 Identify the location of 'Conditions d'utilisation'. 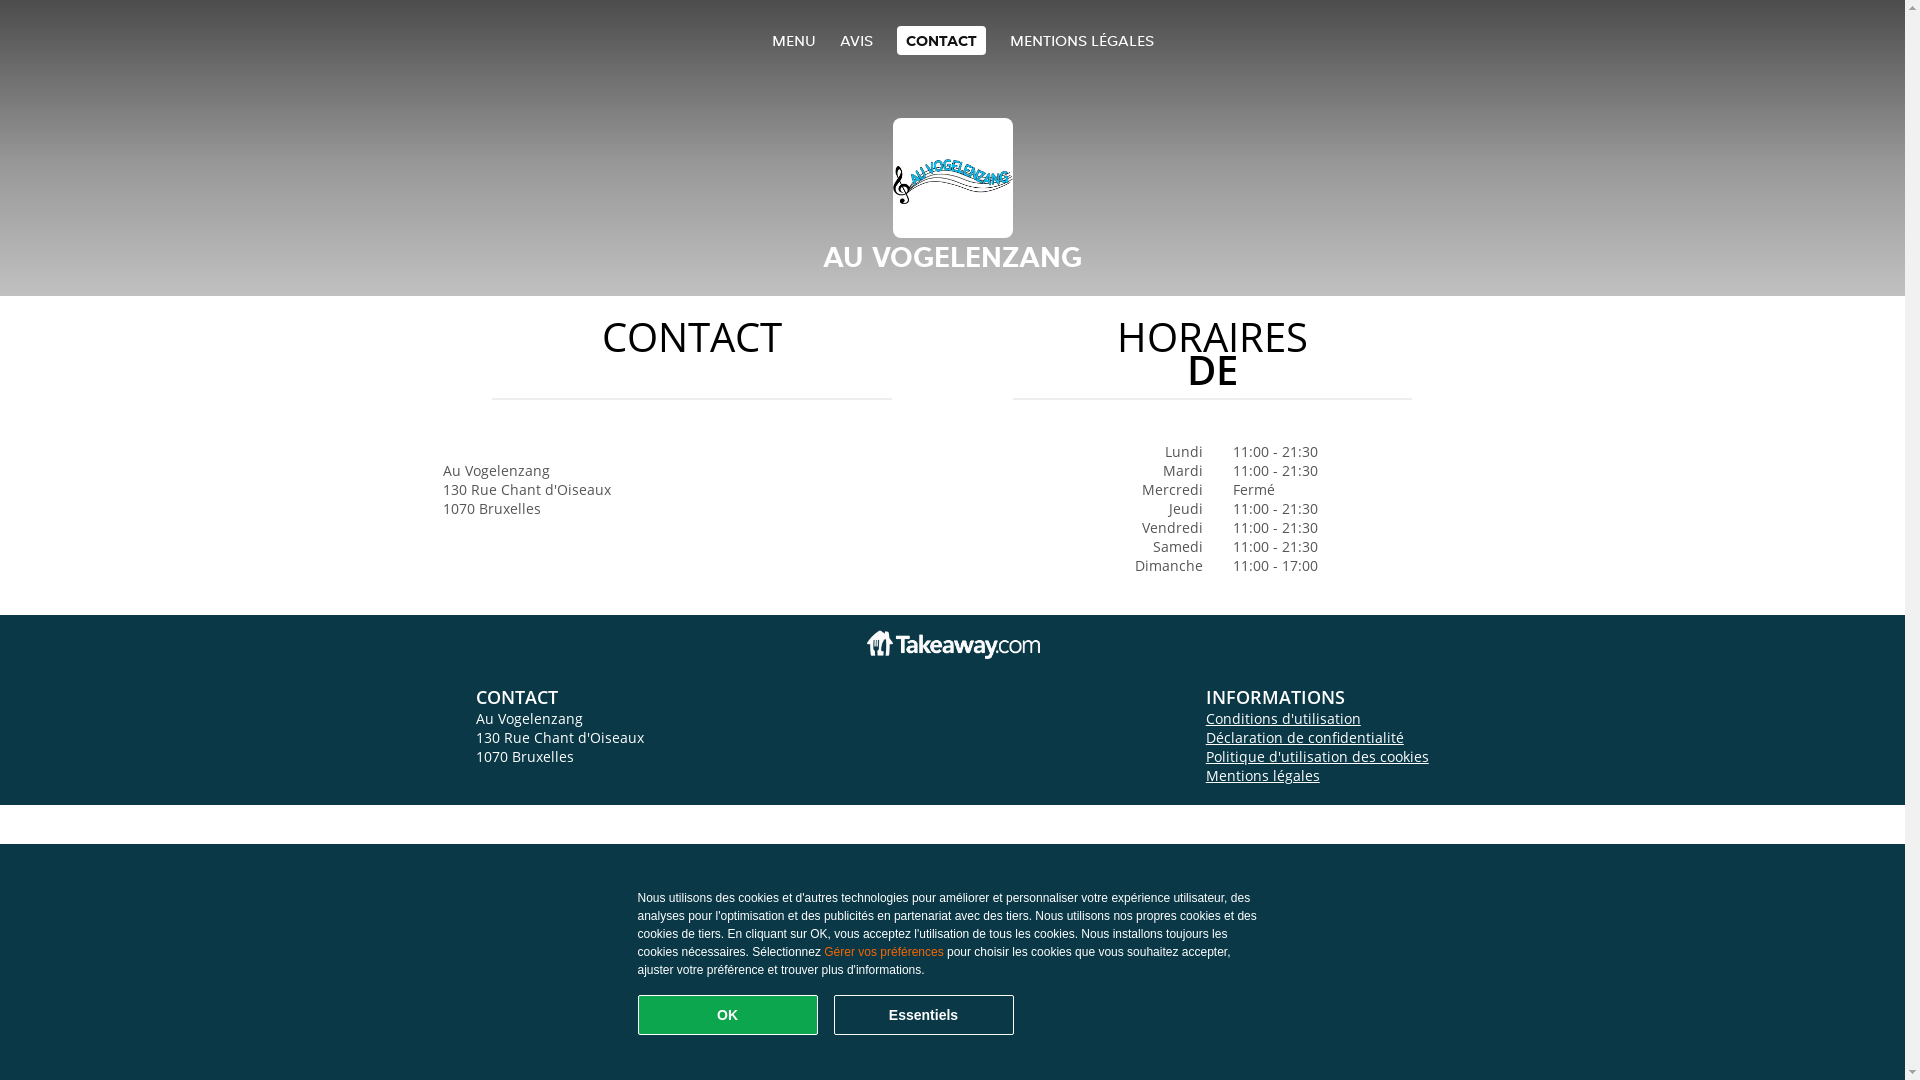
(1283, 717).